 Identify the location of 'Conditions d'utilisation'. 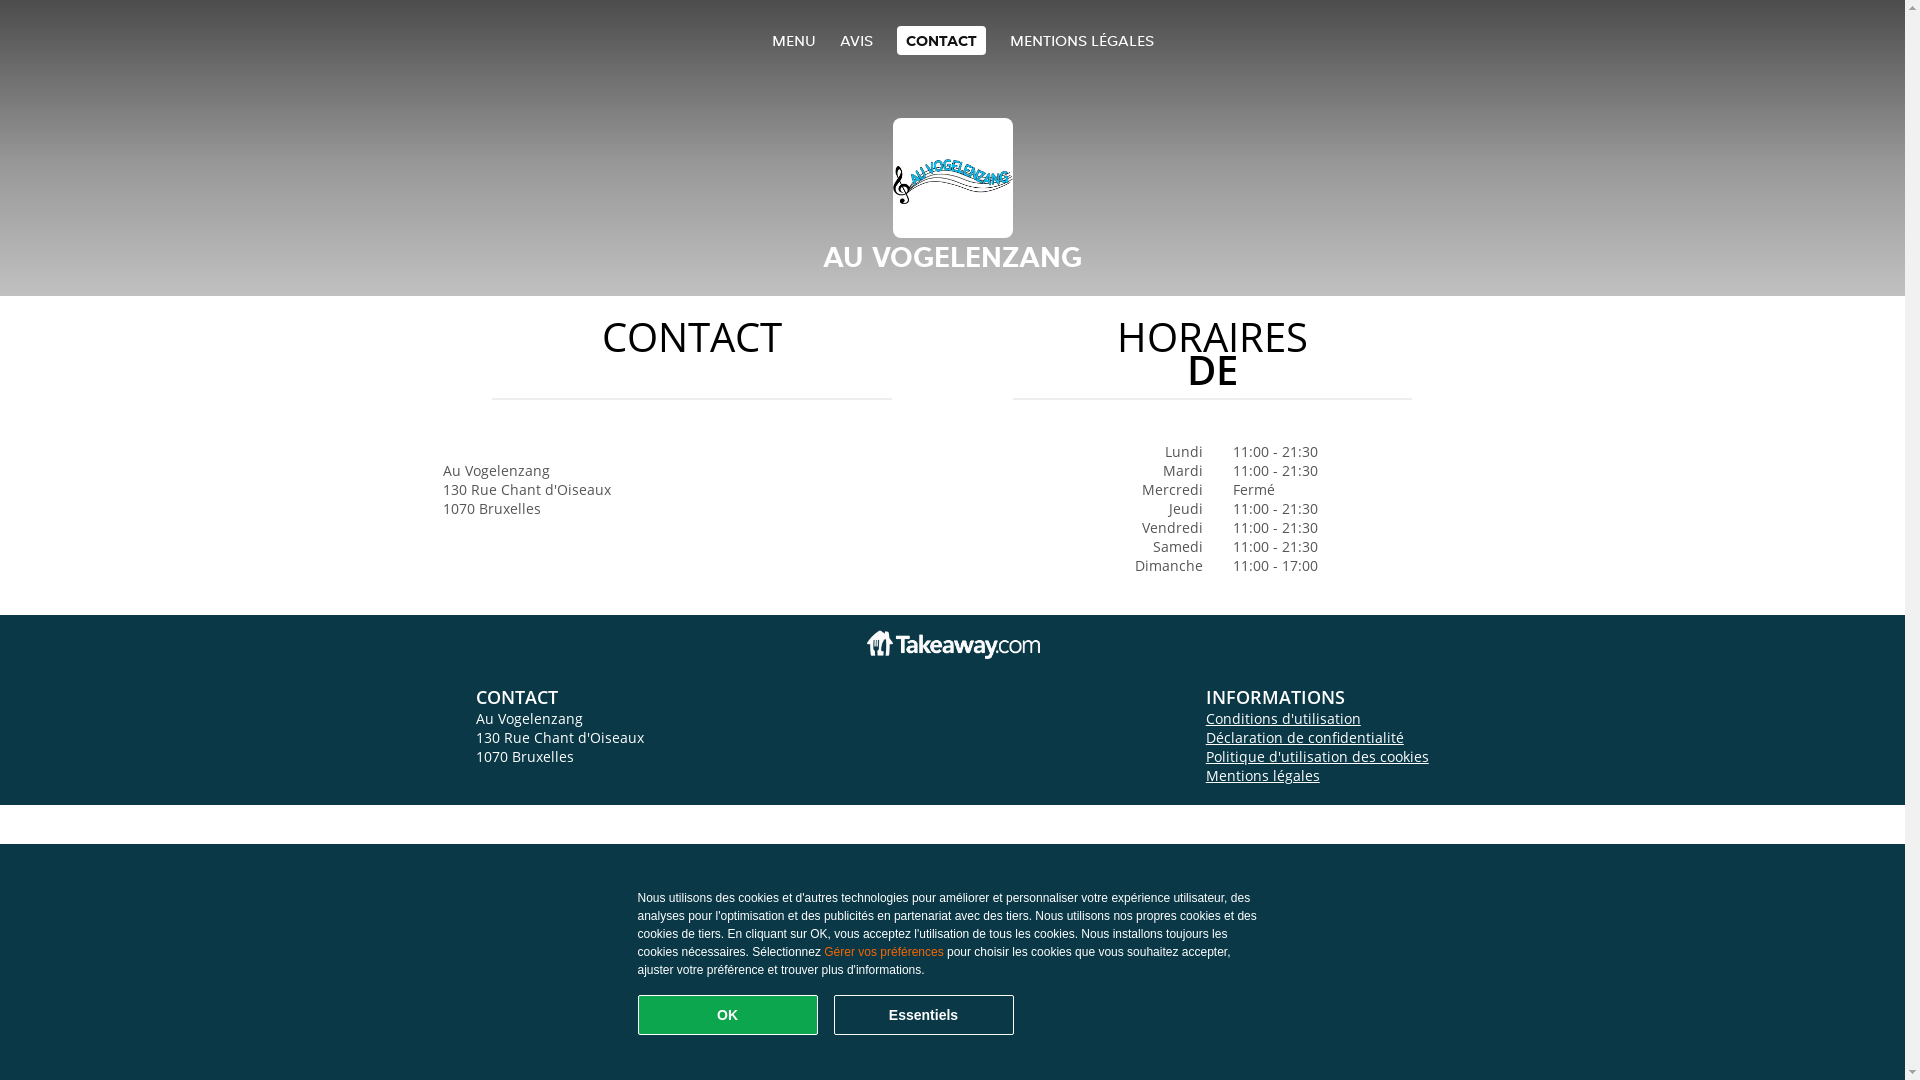
(1283, 717).